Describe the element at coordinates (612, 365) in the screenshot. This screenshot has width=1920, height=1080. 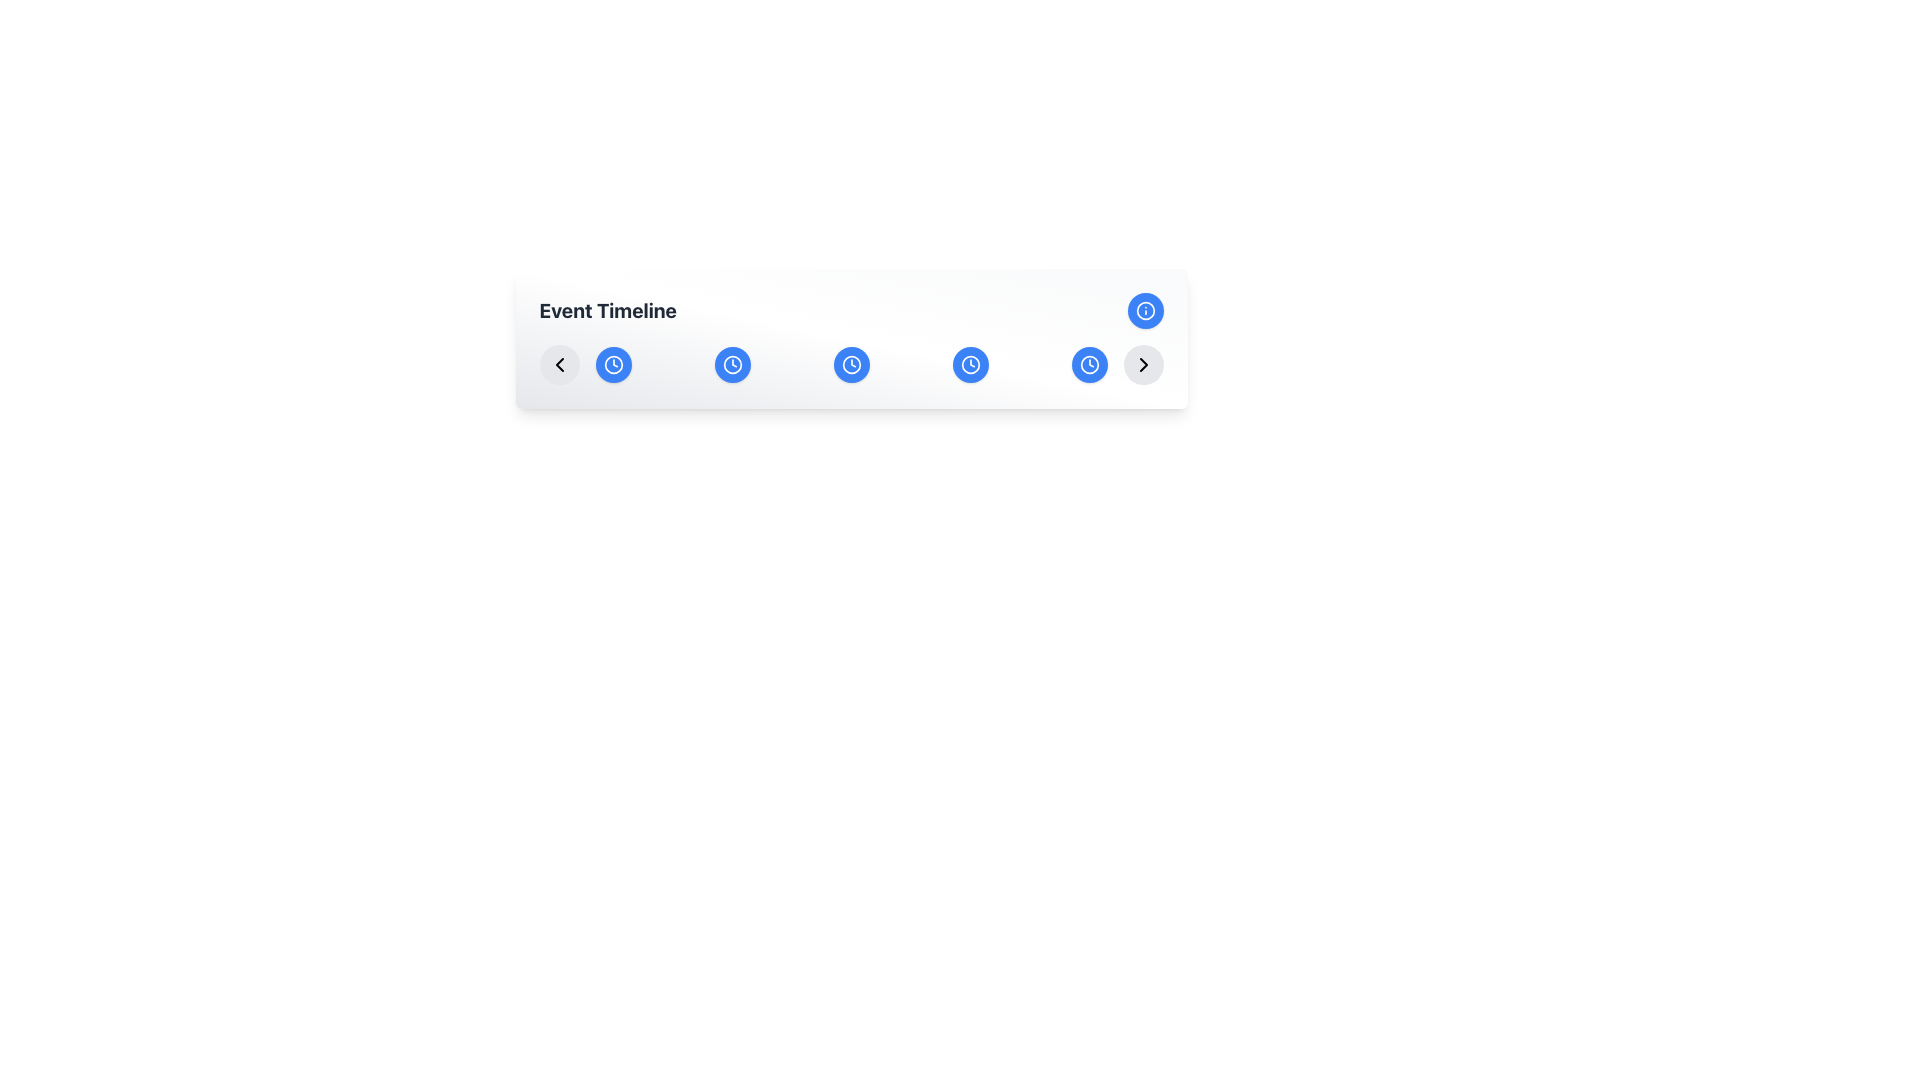
I see `the interactive button representing the timeline entry titled 'Event details for Jan', which is the first button in a series of five positioned to the right of the left navigation arrow in the top-left section of the timeline component` at that location.